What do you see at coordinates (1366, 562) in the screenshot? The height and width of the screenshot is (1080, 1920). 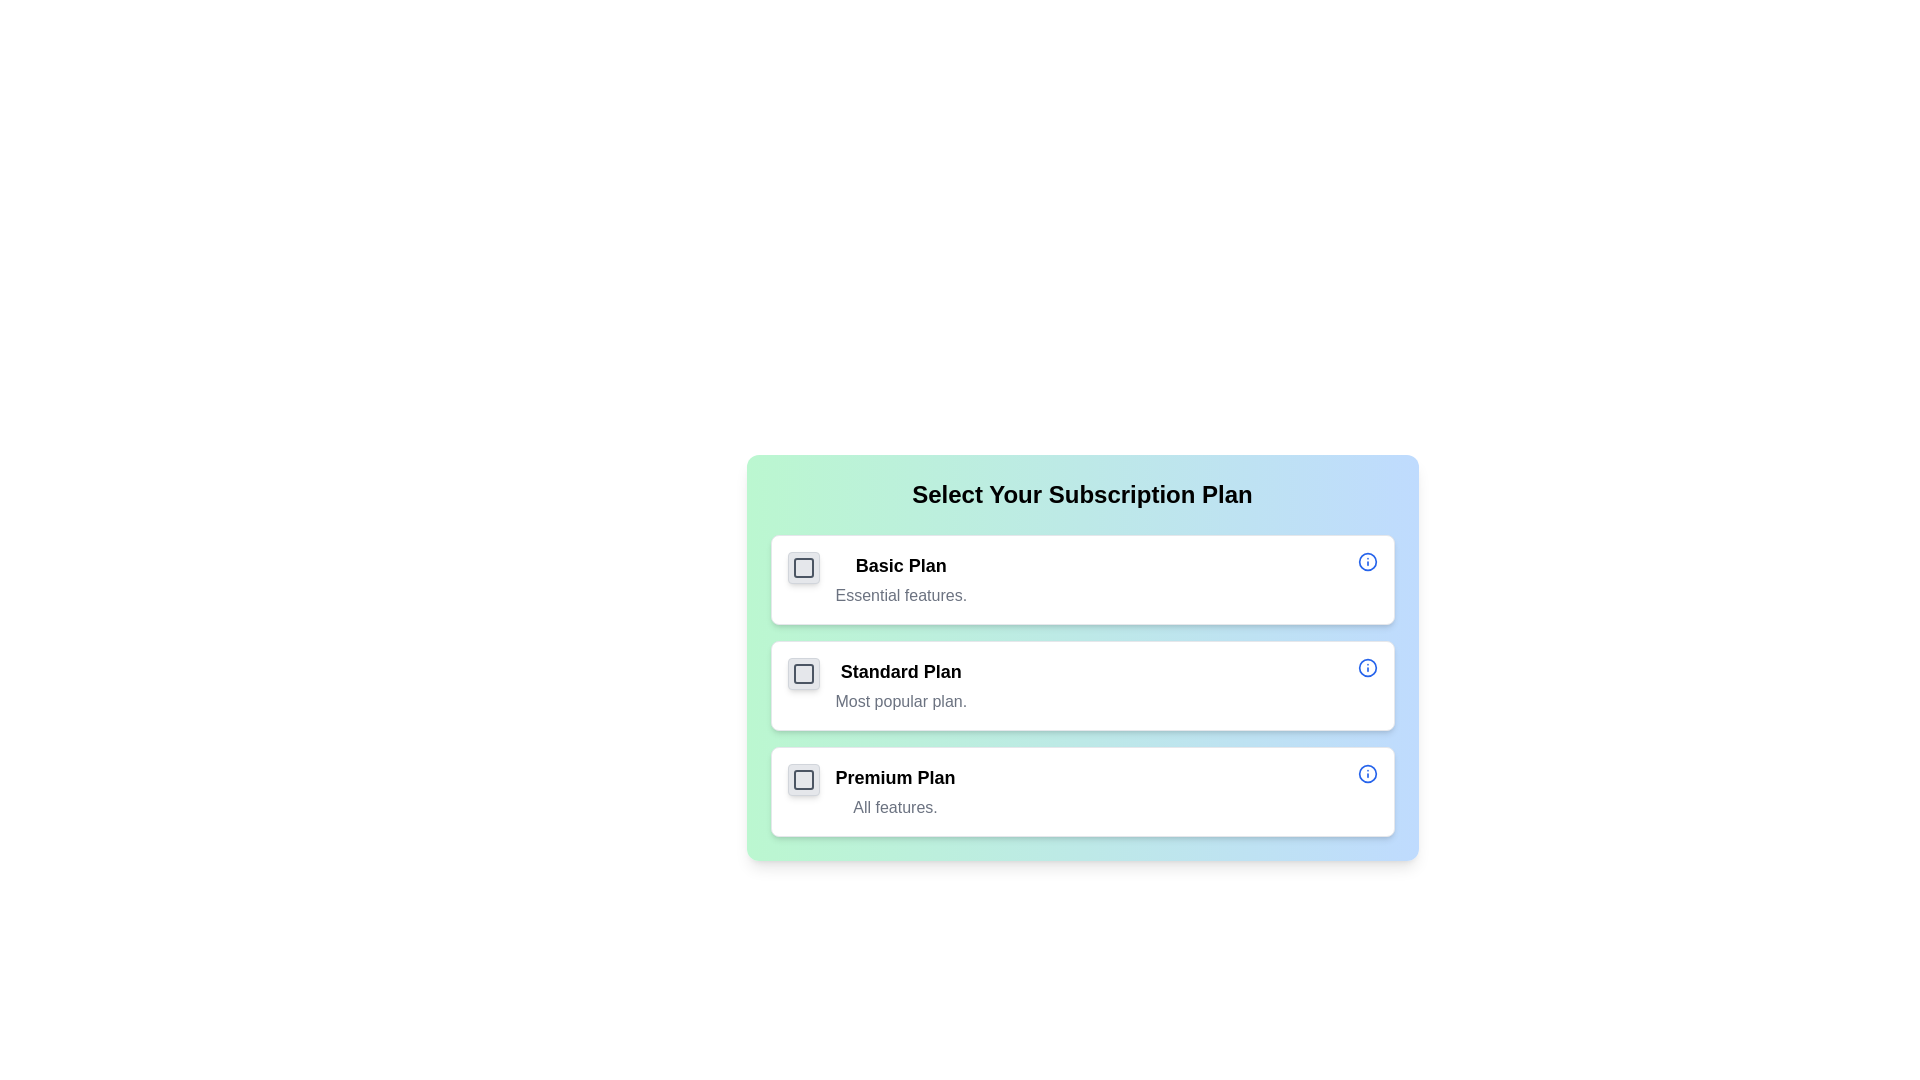 I see `the informational icon located at the far right of the 'Basic Plan' card` at bounding box center [1366, 562].